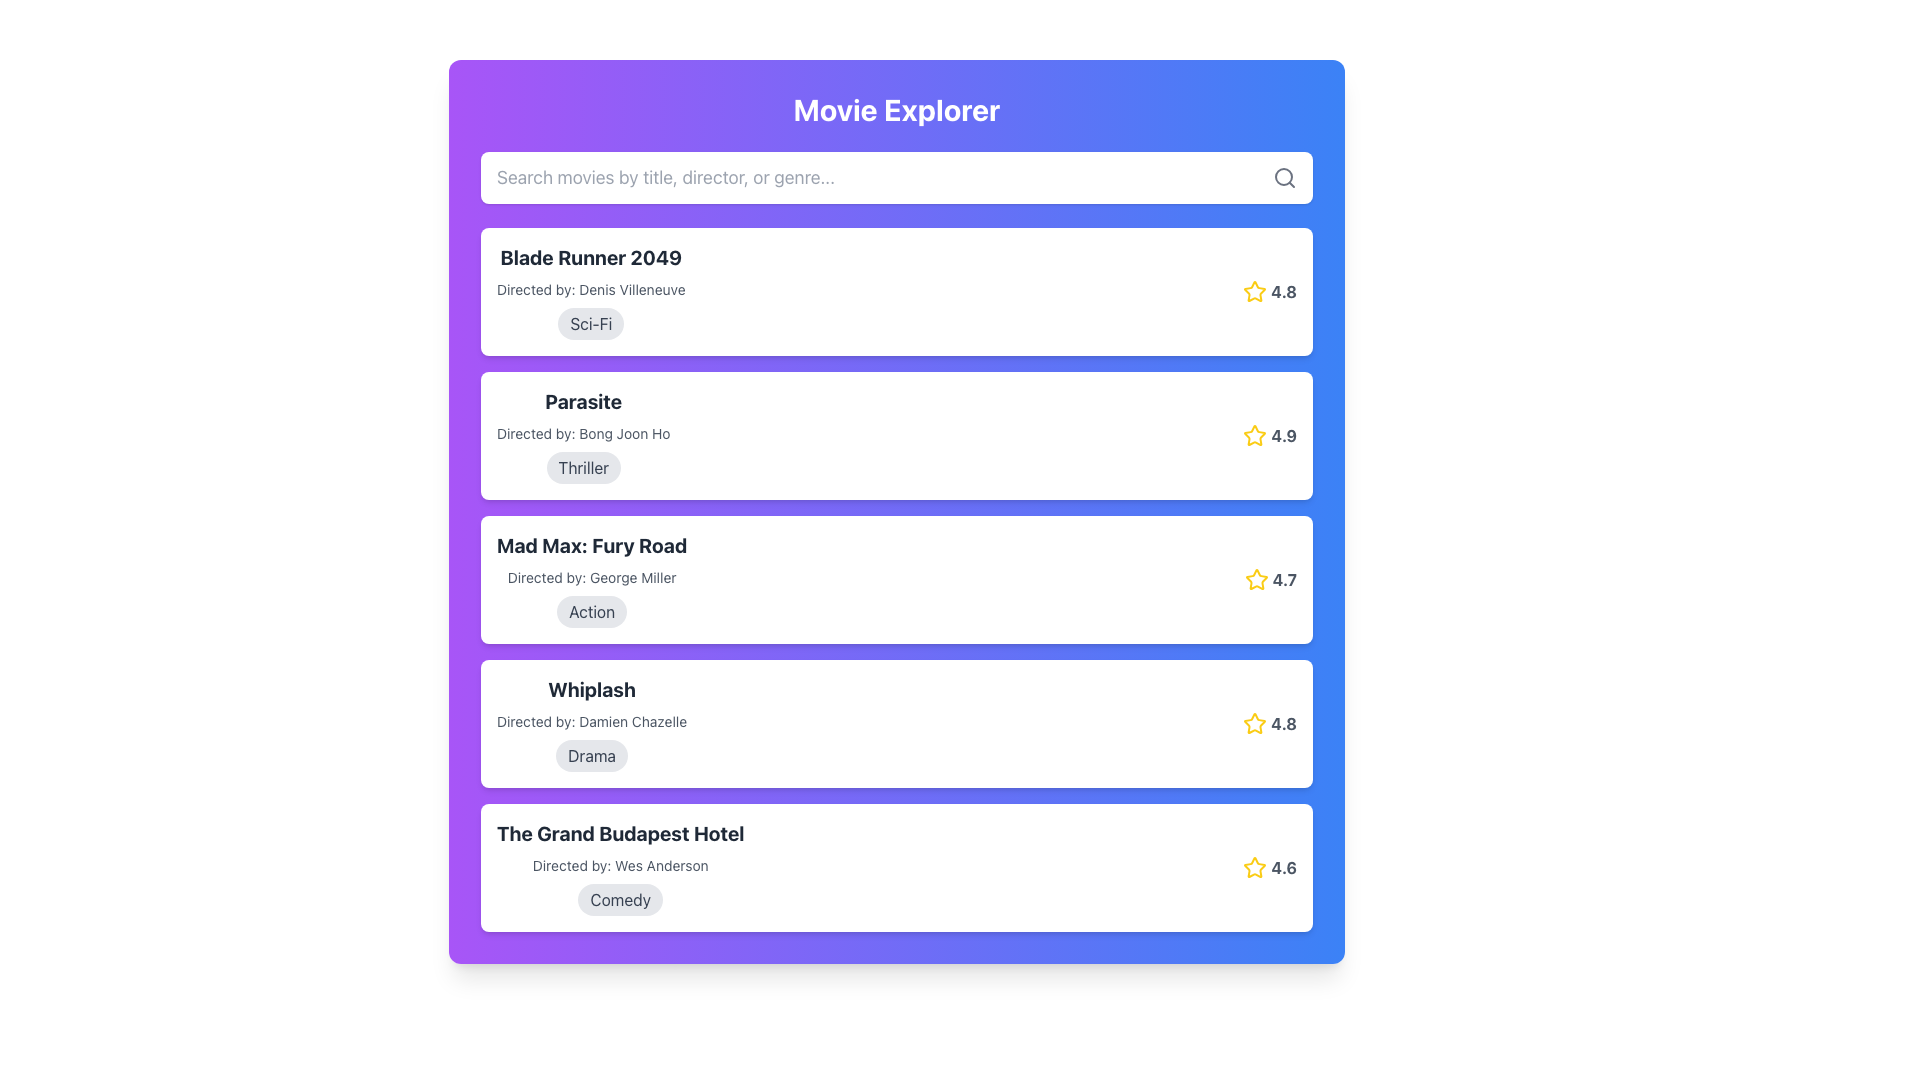 The height and width of the screenshot is (1080, 1920). Describe the element at coordinates (591, 721) in the screenshot. I see `the text label that reads 'Directed by: Damien Chazelle', which is styled in a small gray font and positioned within the movie information card, located below the movie title 'Whiplash'` at that location.